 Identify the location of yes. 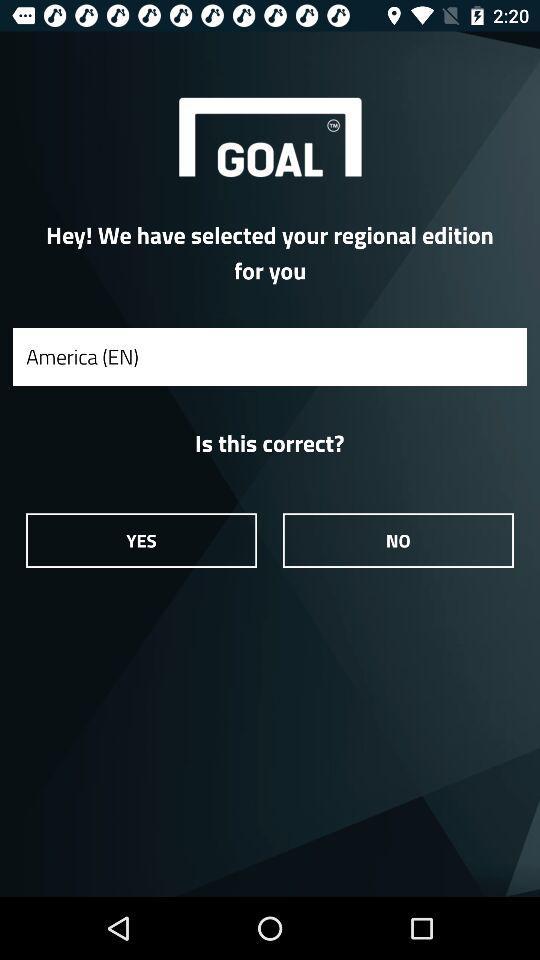
(140, 539).